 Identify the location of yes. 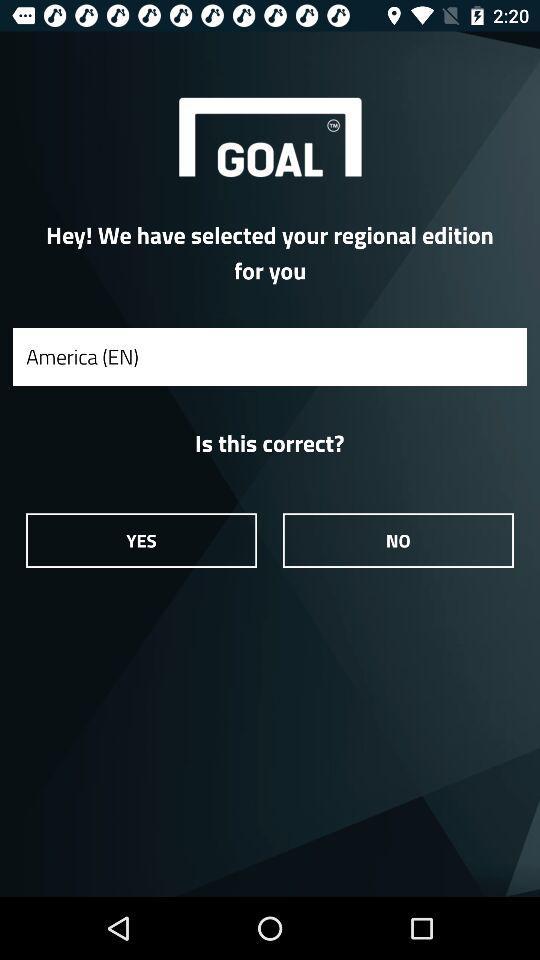
(140, 539).